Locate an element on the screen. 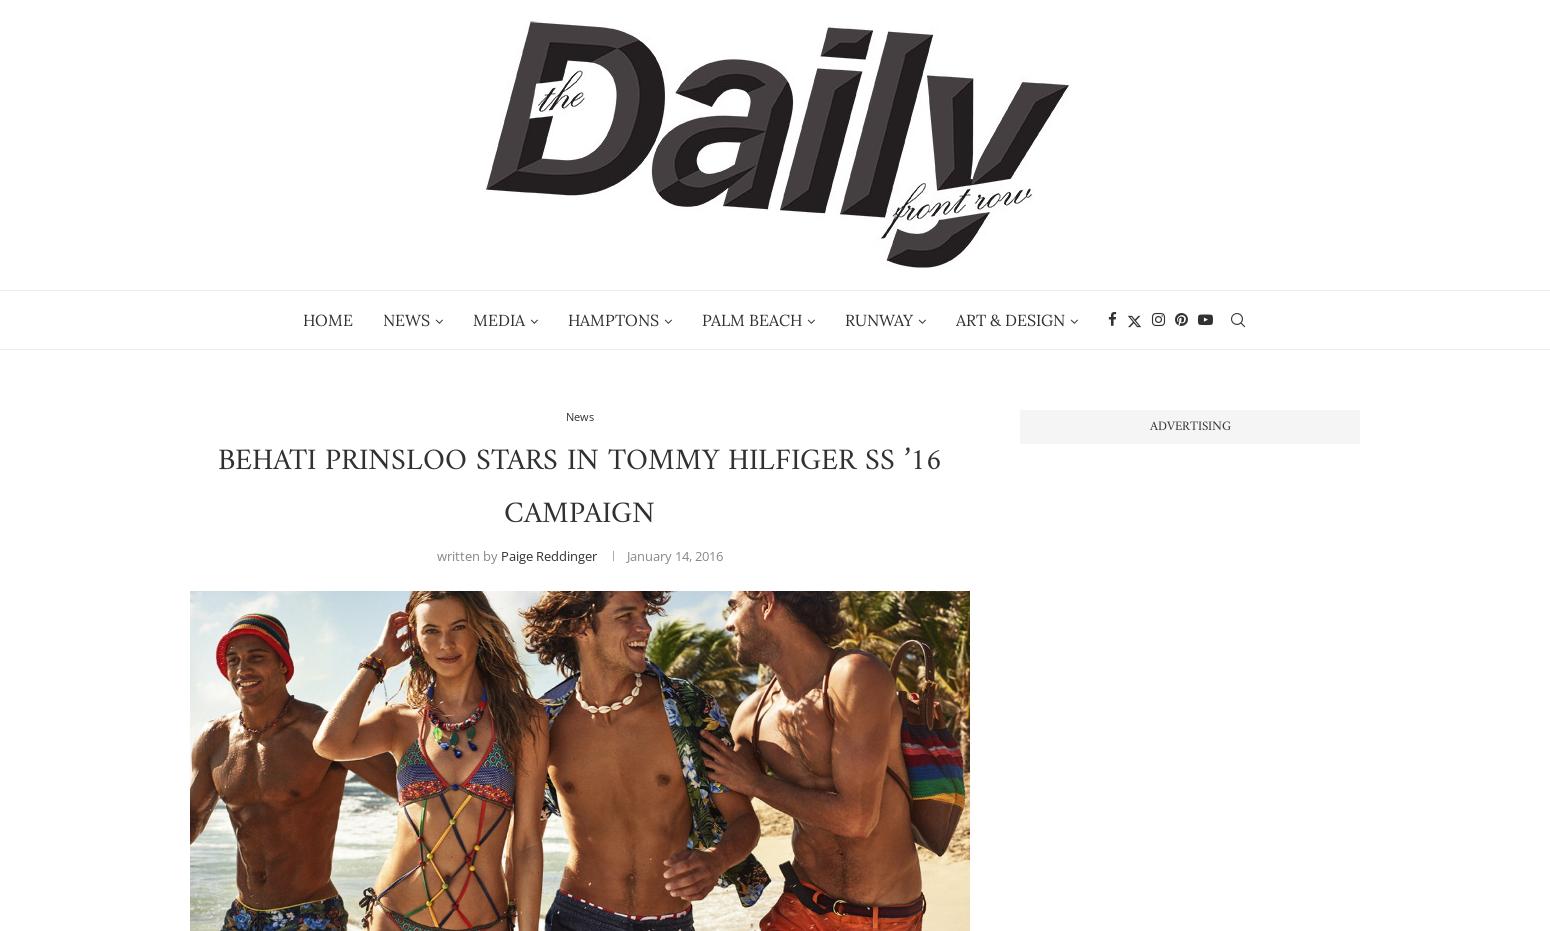 The image size is (1550, 931). 'Hamptons' is located at coordinates (612, 318).